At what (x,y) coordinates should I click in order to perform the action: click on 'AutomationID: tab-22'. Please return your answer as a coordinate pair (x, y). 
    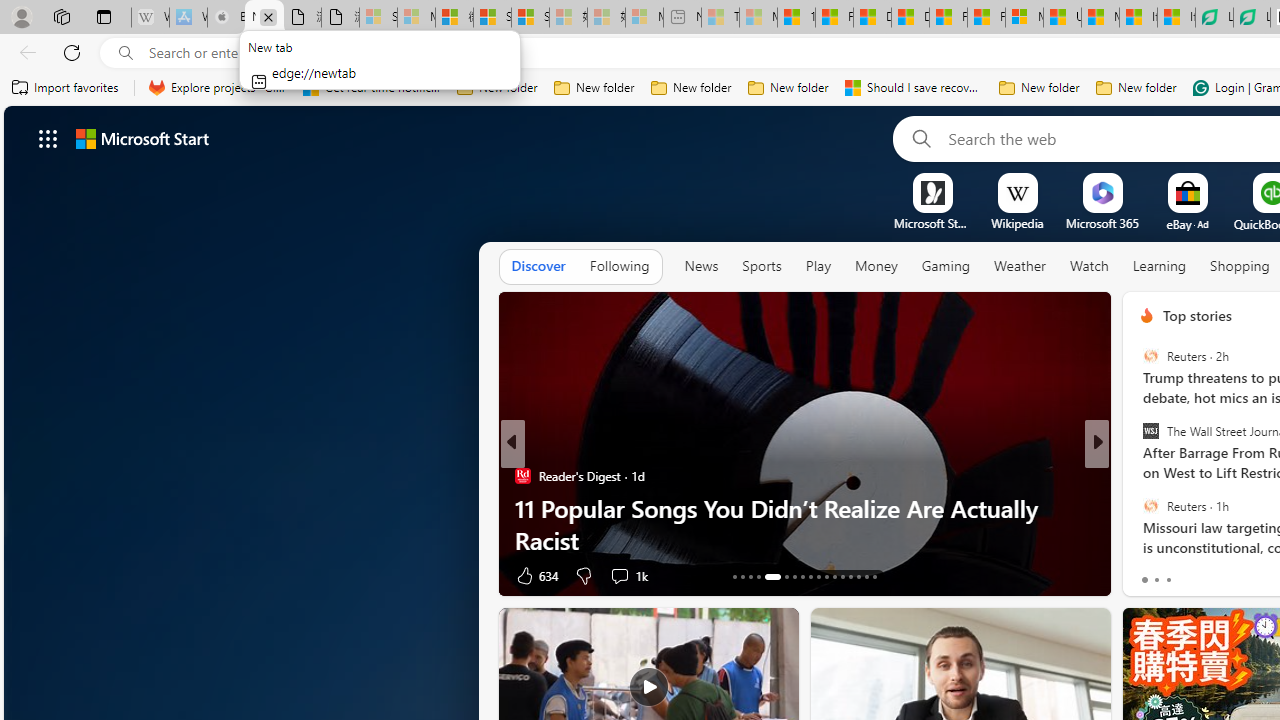
    Looking at the image, I should click on (818, 577).